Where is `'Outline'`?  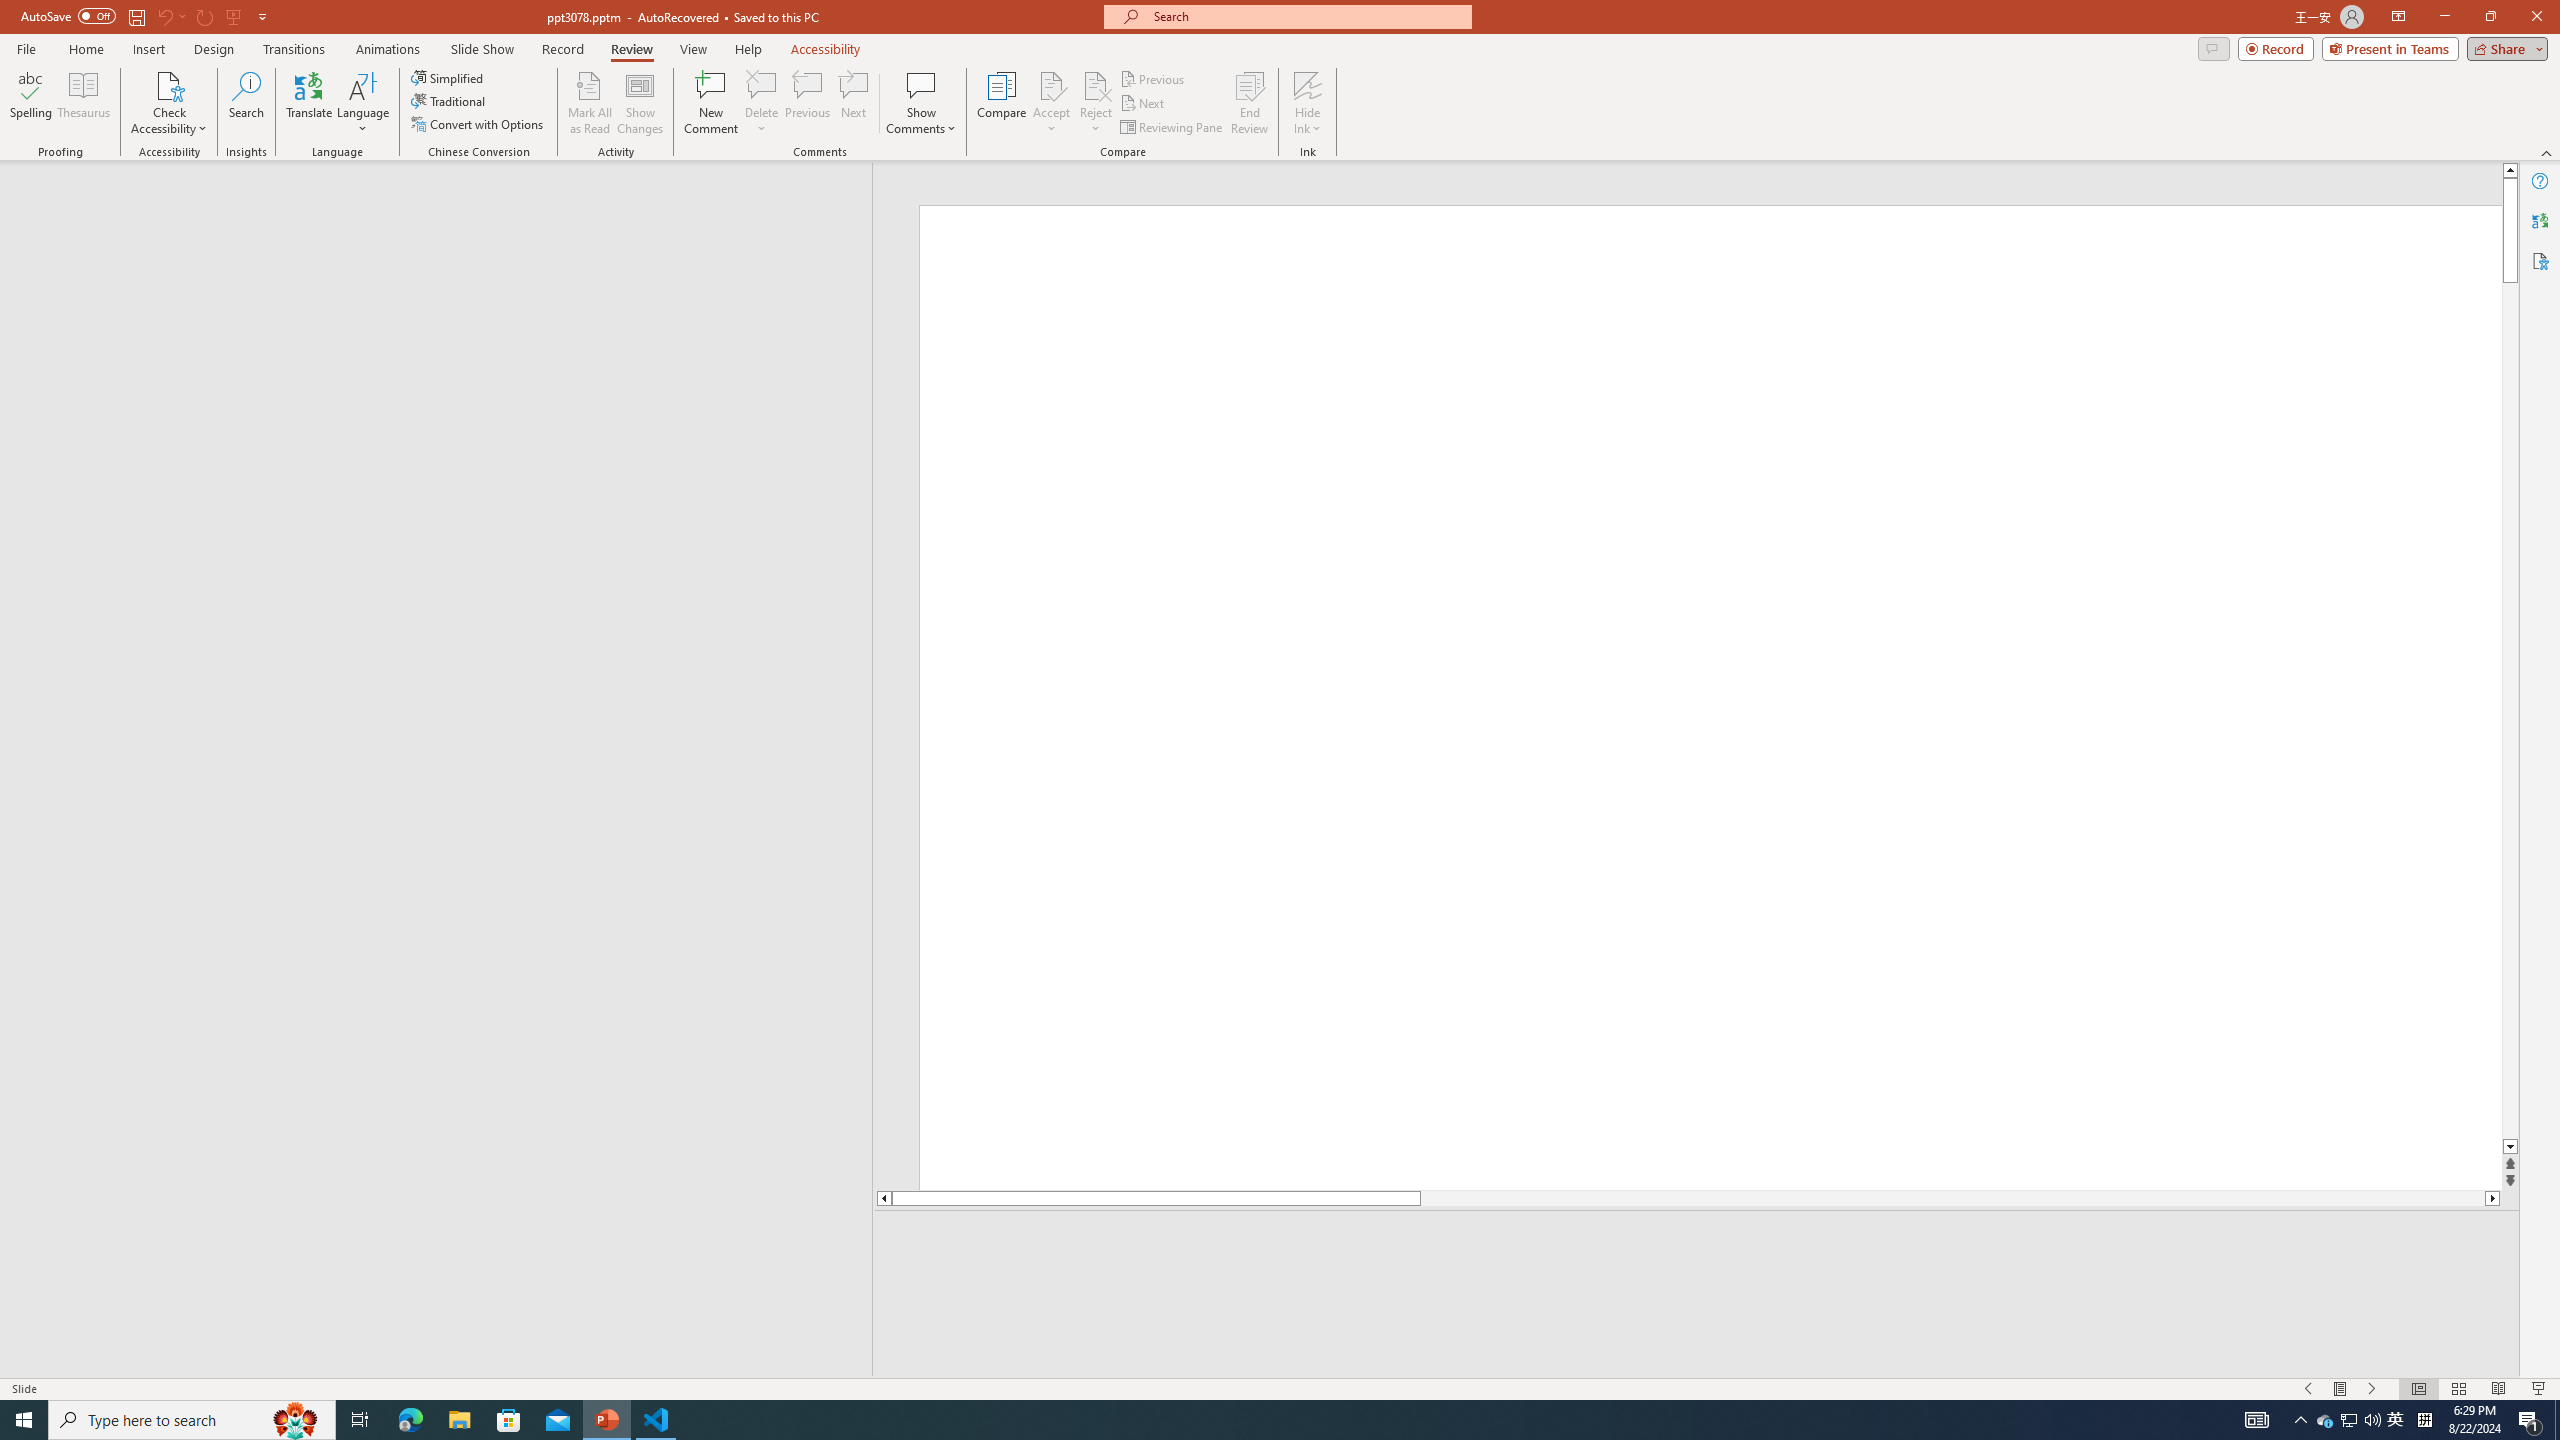 'Outline' is located at coordinates (444, 202).